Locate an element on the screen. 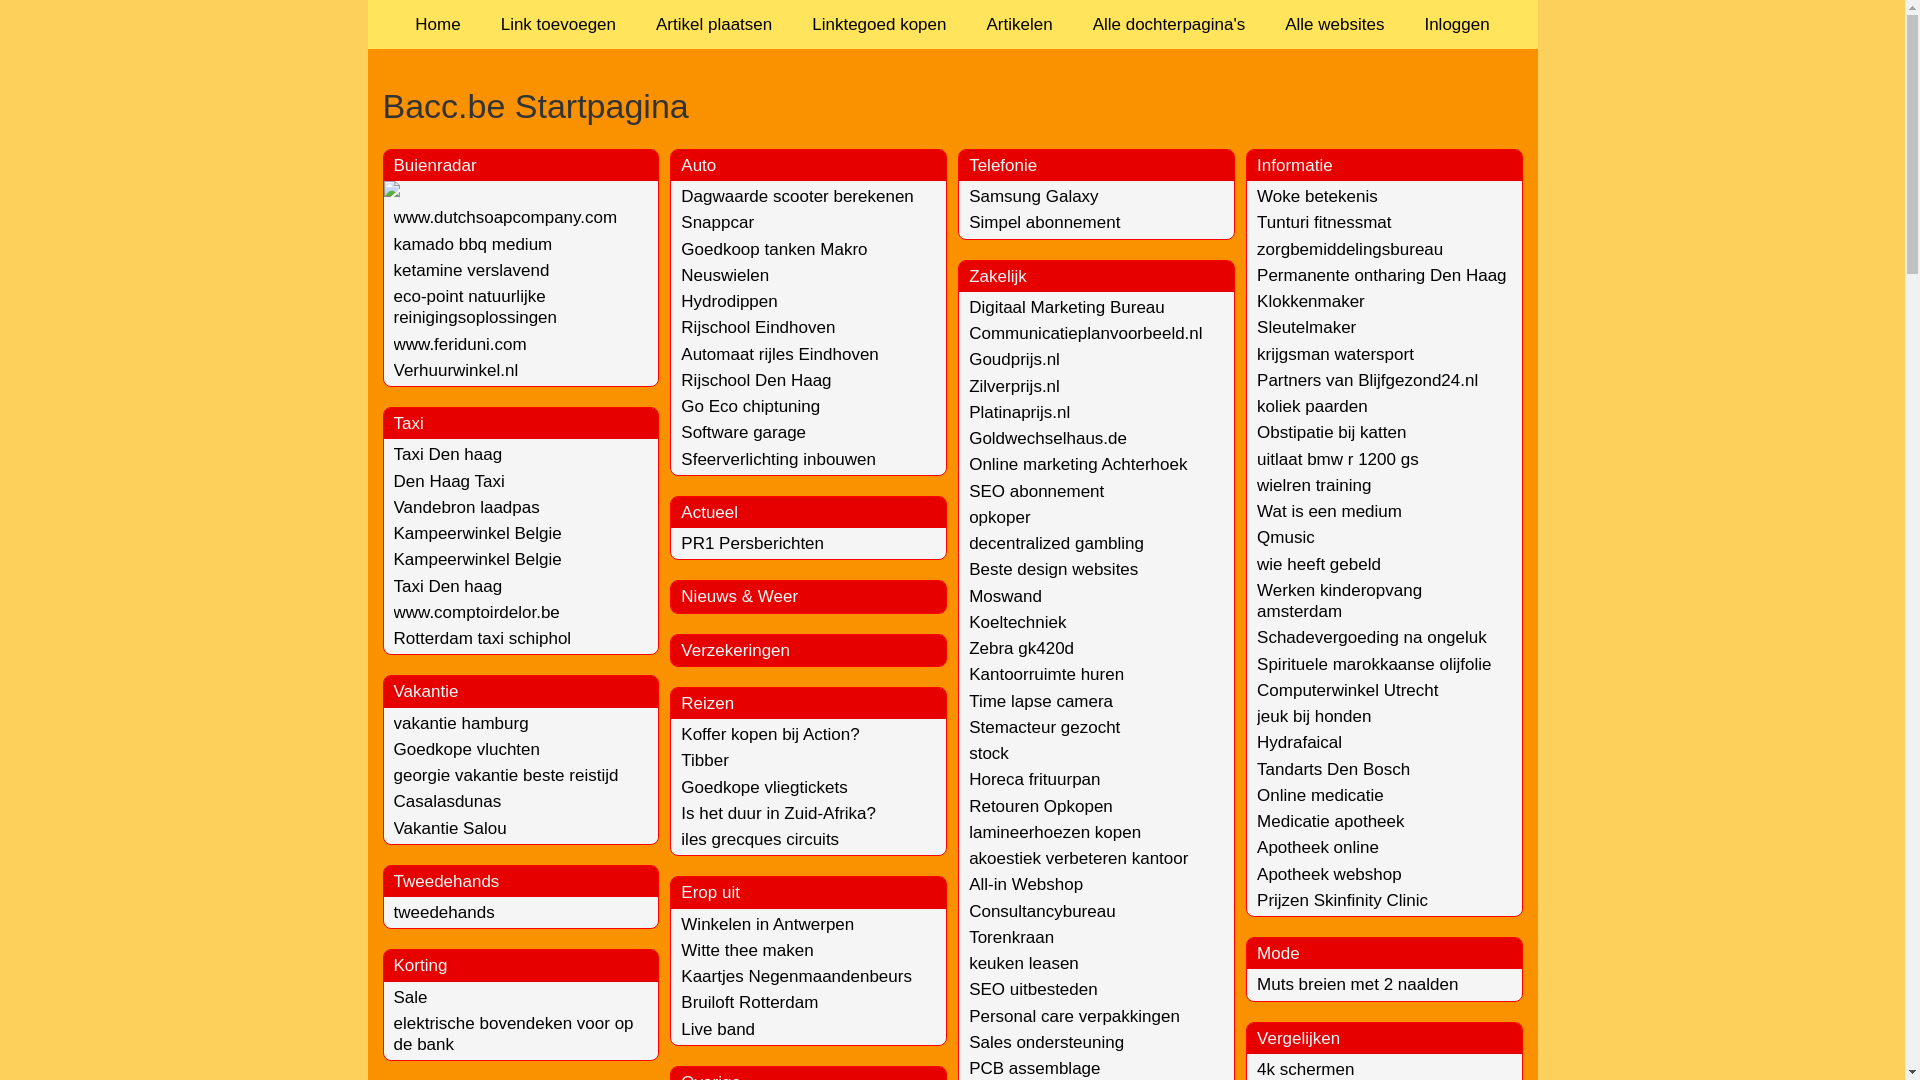  'Vandebron laadpas' is located at coordinates (393, 506).